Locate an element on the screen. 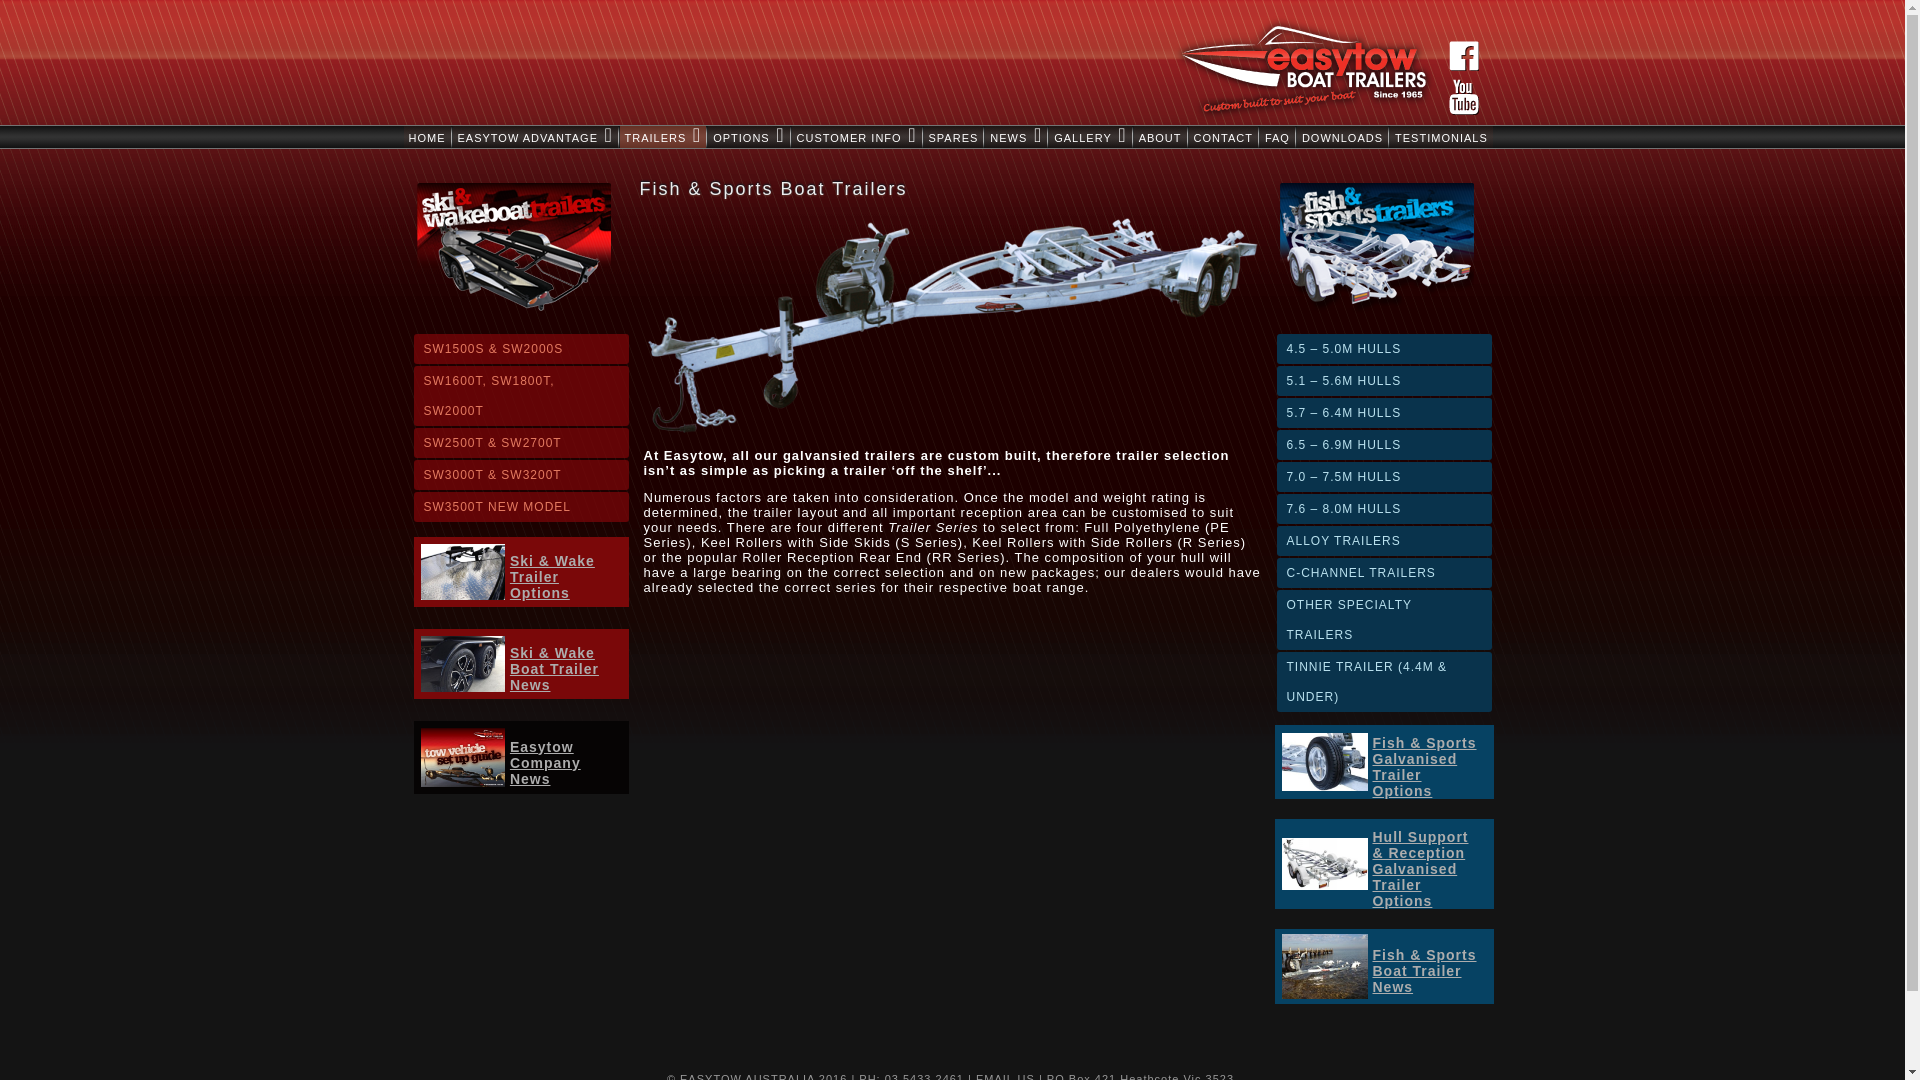  'TRAILERS' is located at coordinates (663, 136).